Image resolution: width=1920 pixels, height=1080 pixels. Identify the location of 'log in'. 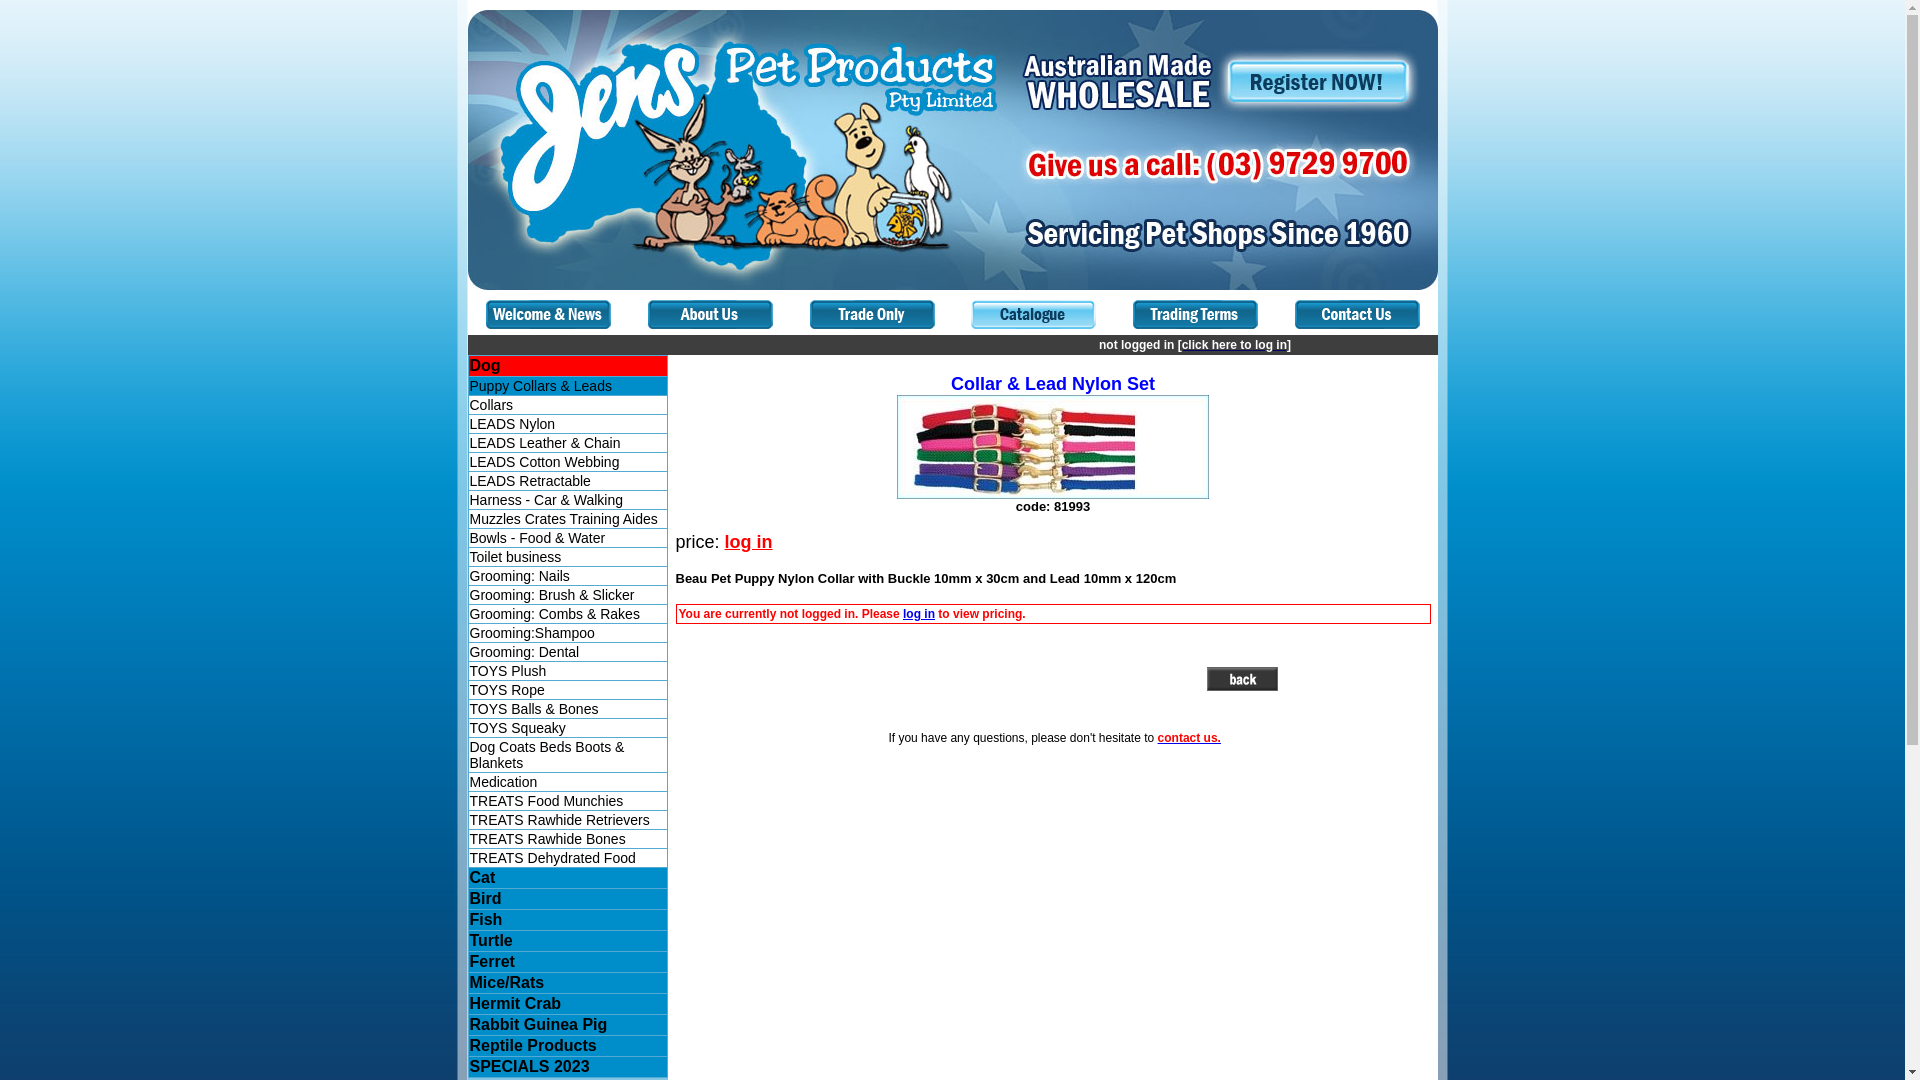
(917, 612).